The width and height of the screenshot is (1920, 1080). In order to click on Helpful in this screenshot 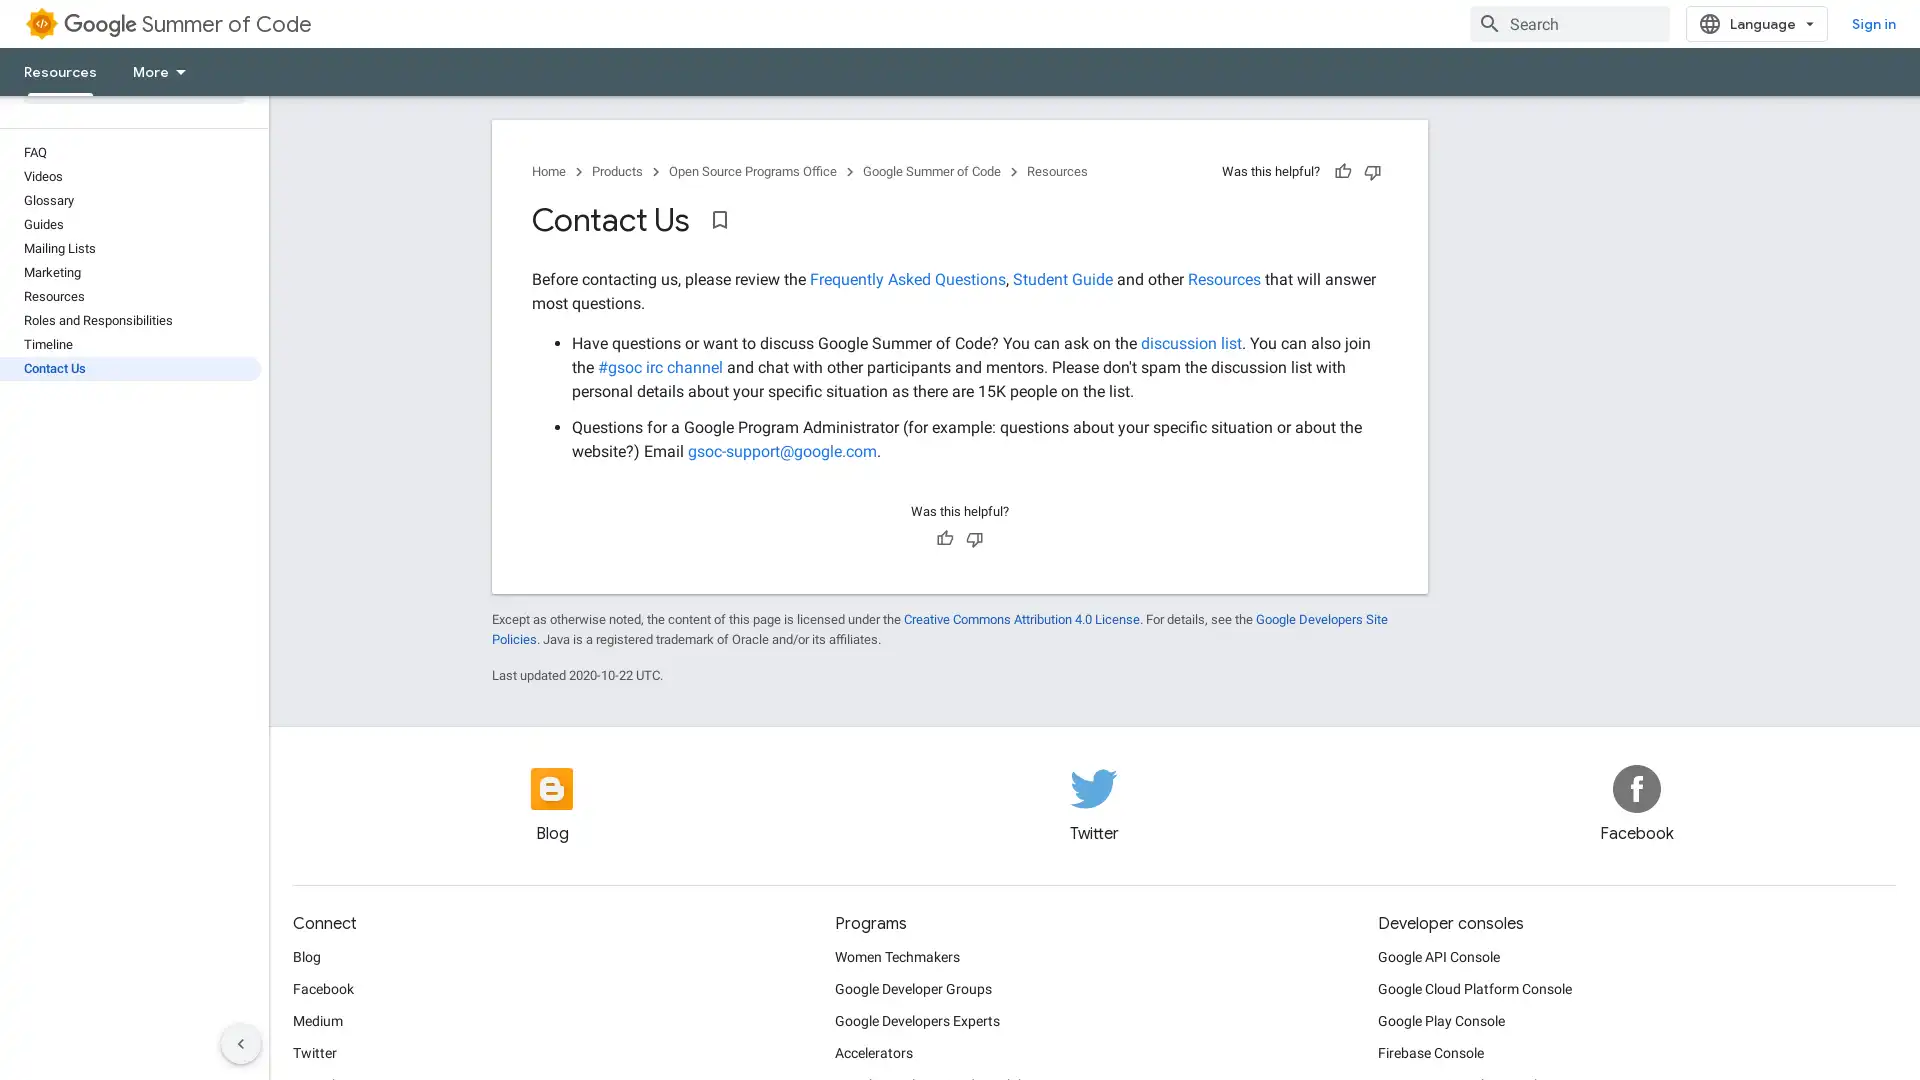, I will do `click(1343, 171)`.